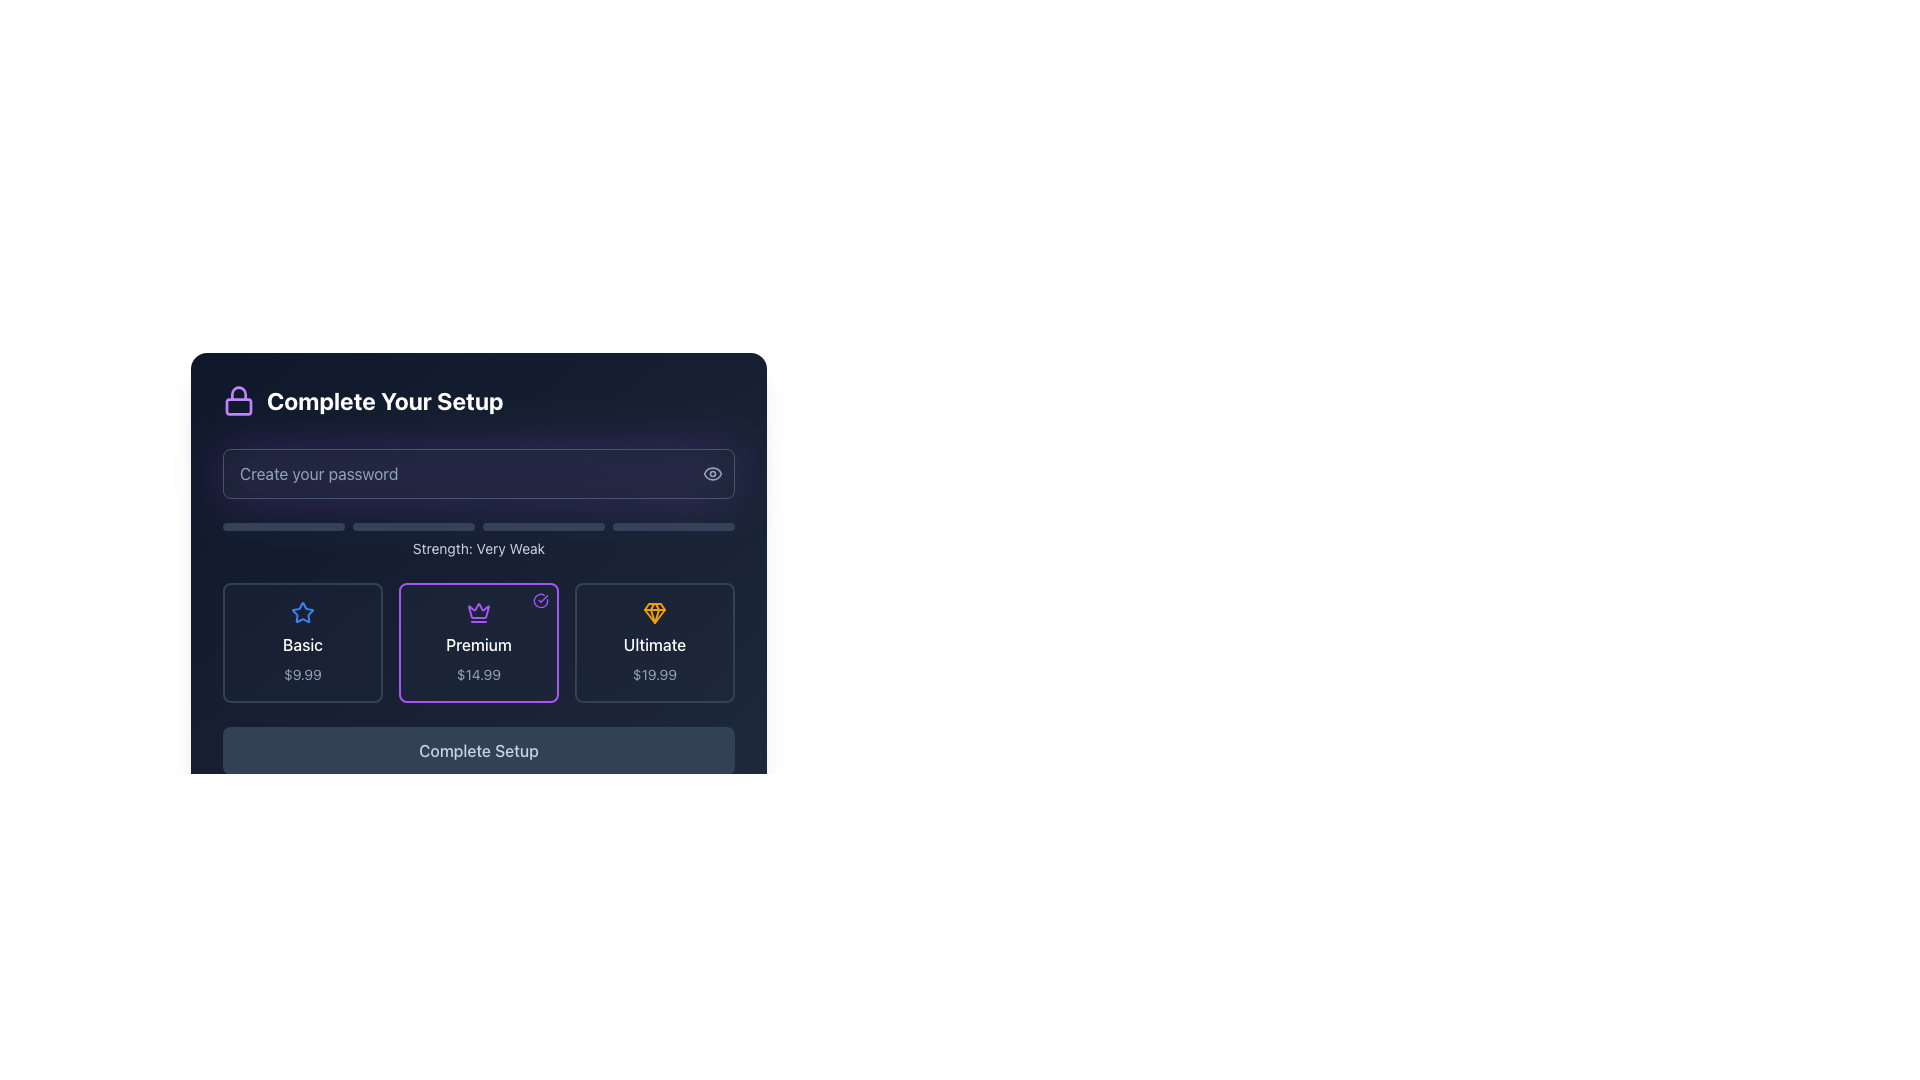 The height and width of the screenshot is (1080, 1920). Describe the element at coordinates (478, 548) in the screenshot. I see `the password strength feedback text label located below the progress bars and above the pricing options section` at that location.